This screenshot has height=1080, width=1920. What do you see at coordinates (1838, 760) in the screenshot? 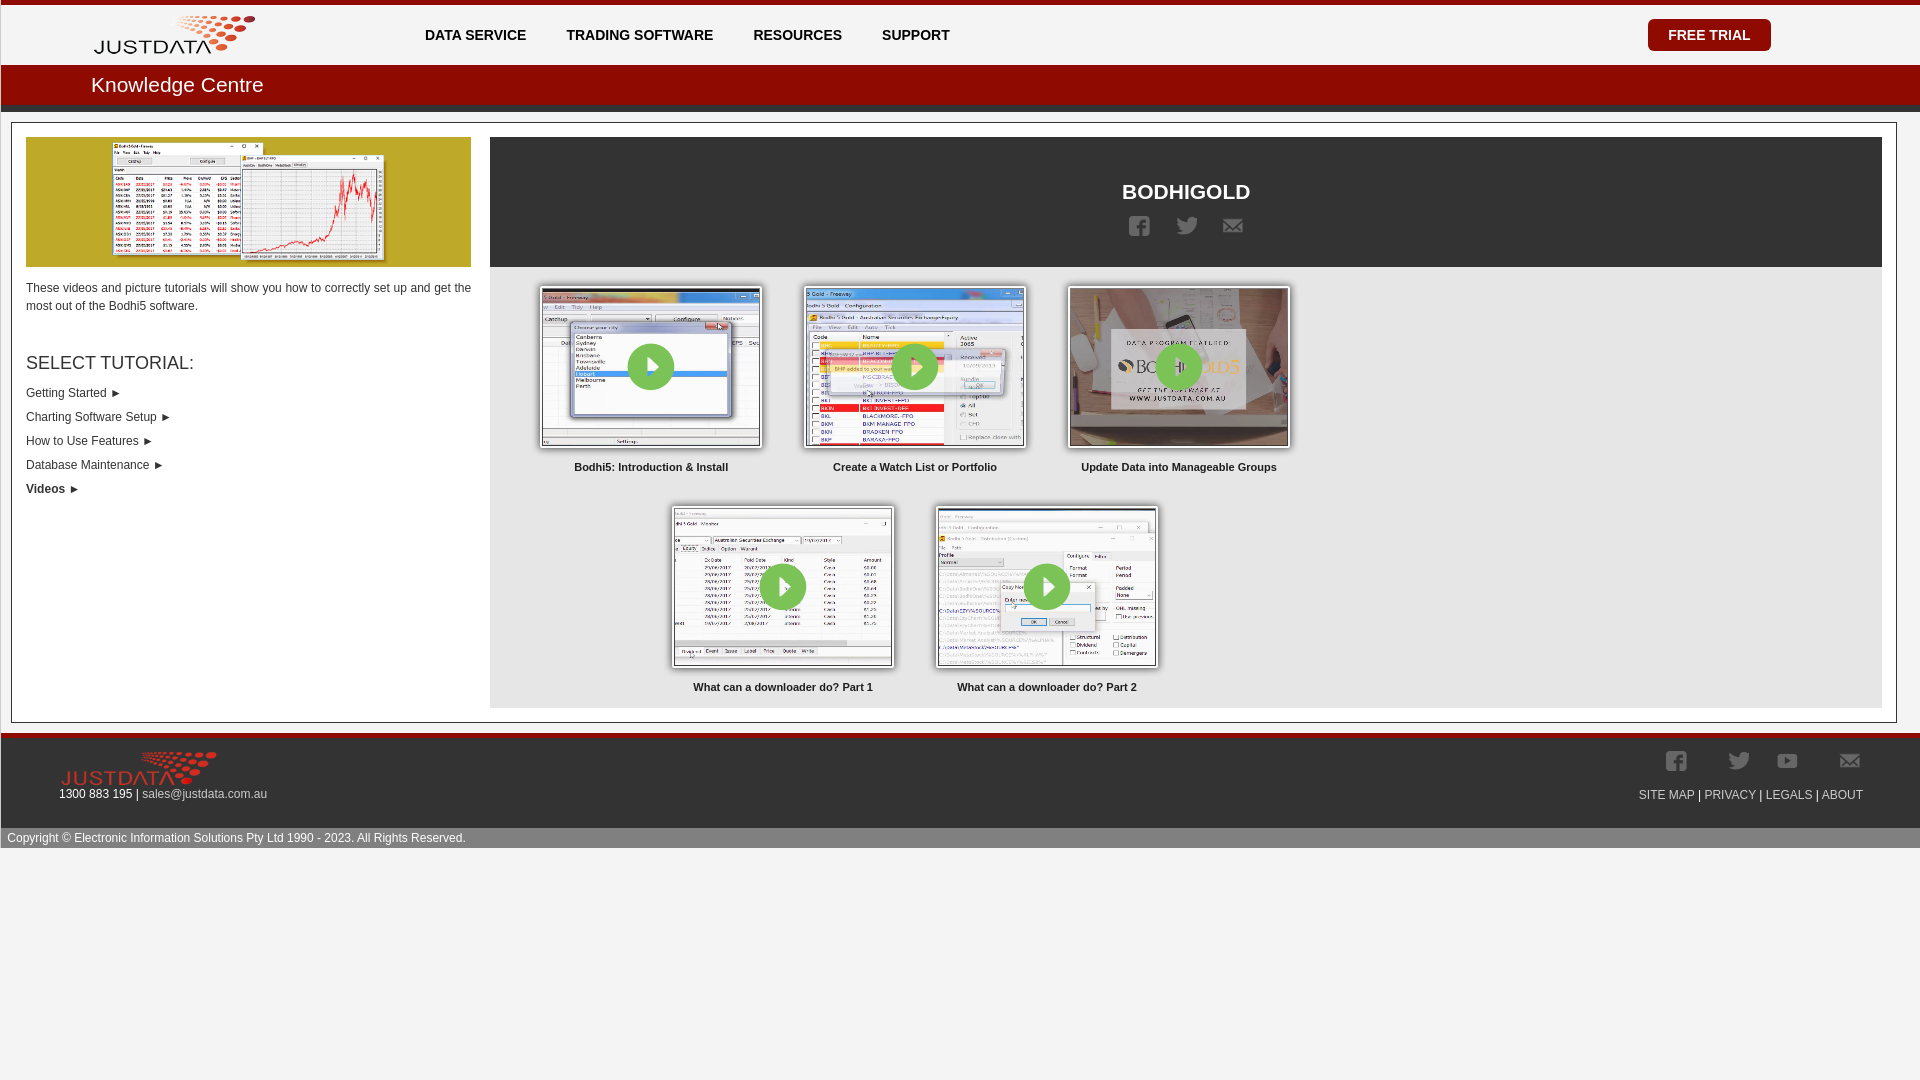
I see `'Email JustData'` at bounding box center [1838, 760].